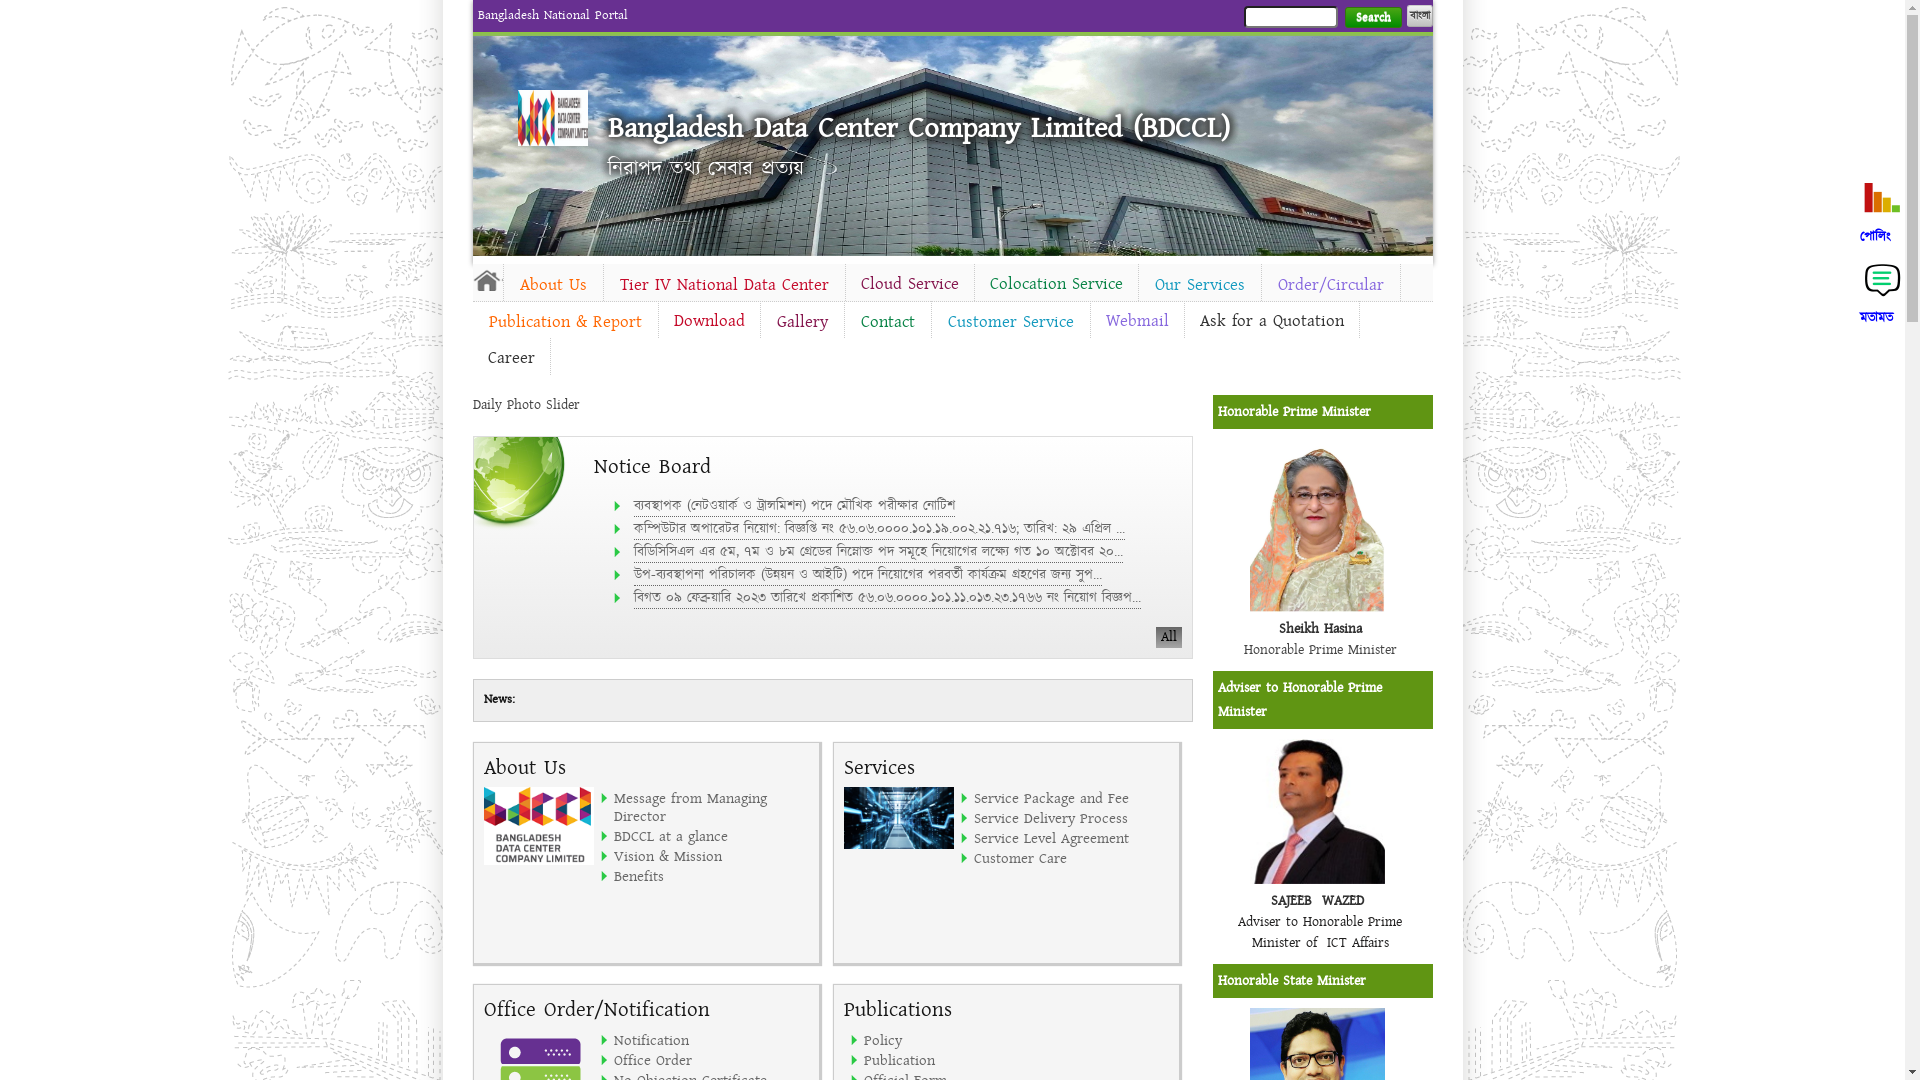 The height and width of the screenshot is (1080, 1920). I want to click on 'Download', so click(708, 319).